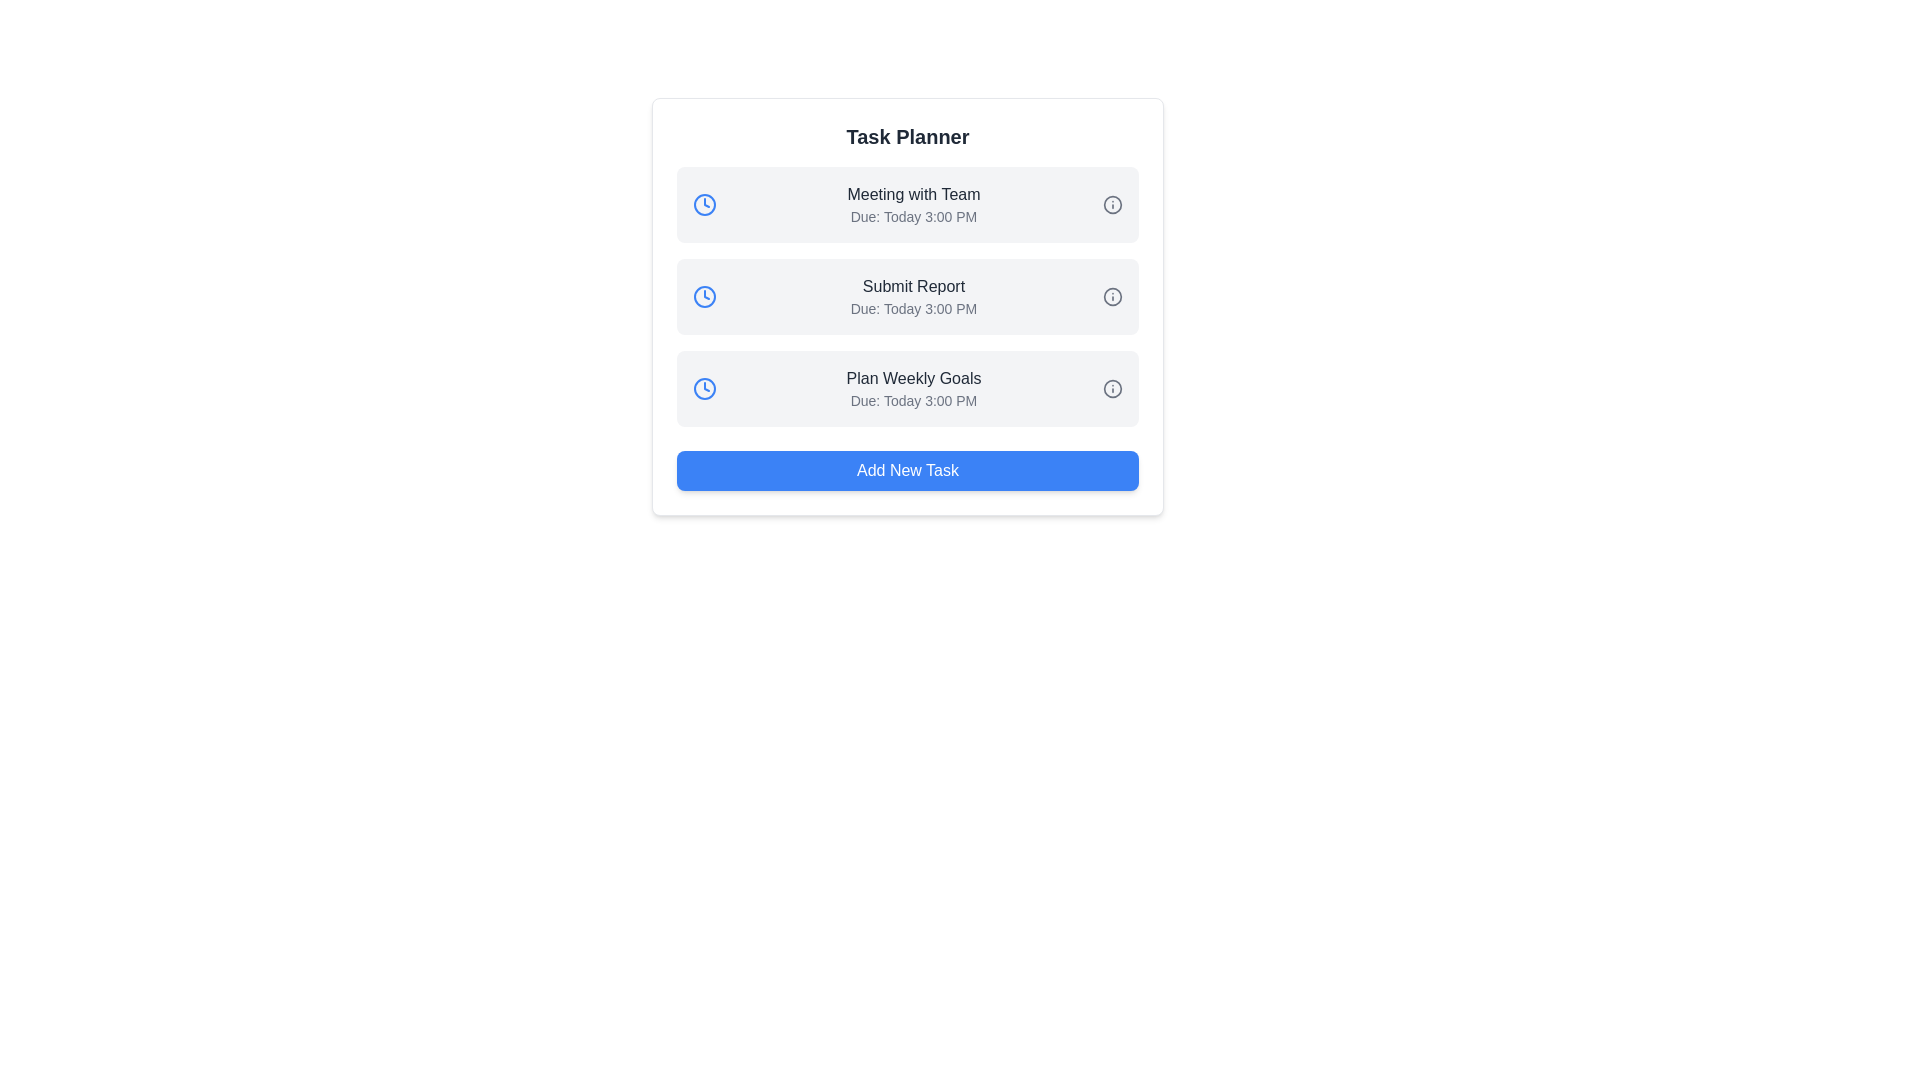 The width and height of the screenshot is (1920, 1080). What do you see at coordinates (705, 297) in the screenshot?
I see `the SVG Circle element representing the outer border of the clock icon, which is styled blue and positioned to the left of the 'Submit Report' text` at bounding box center [705, 297].